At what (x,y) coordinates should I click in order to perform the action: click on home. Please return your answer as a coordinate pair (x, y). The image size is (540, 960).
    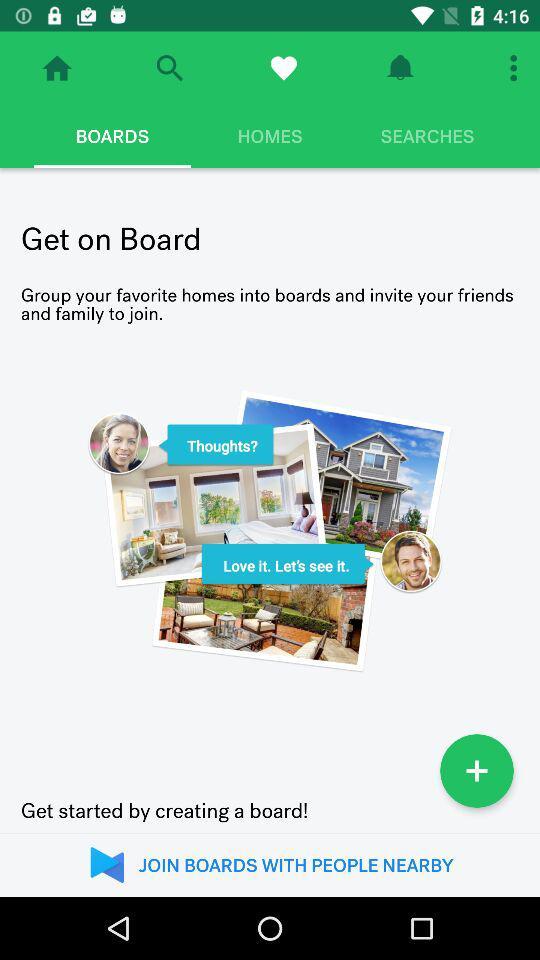
    Looking at the image, I should click on (57, 68).